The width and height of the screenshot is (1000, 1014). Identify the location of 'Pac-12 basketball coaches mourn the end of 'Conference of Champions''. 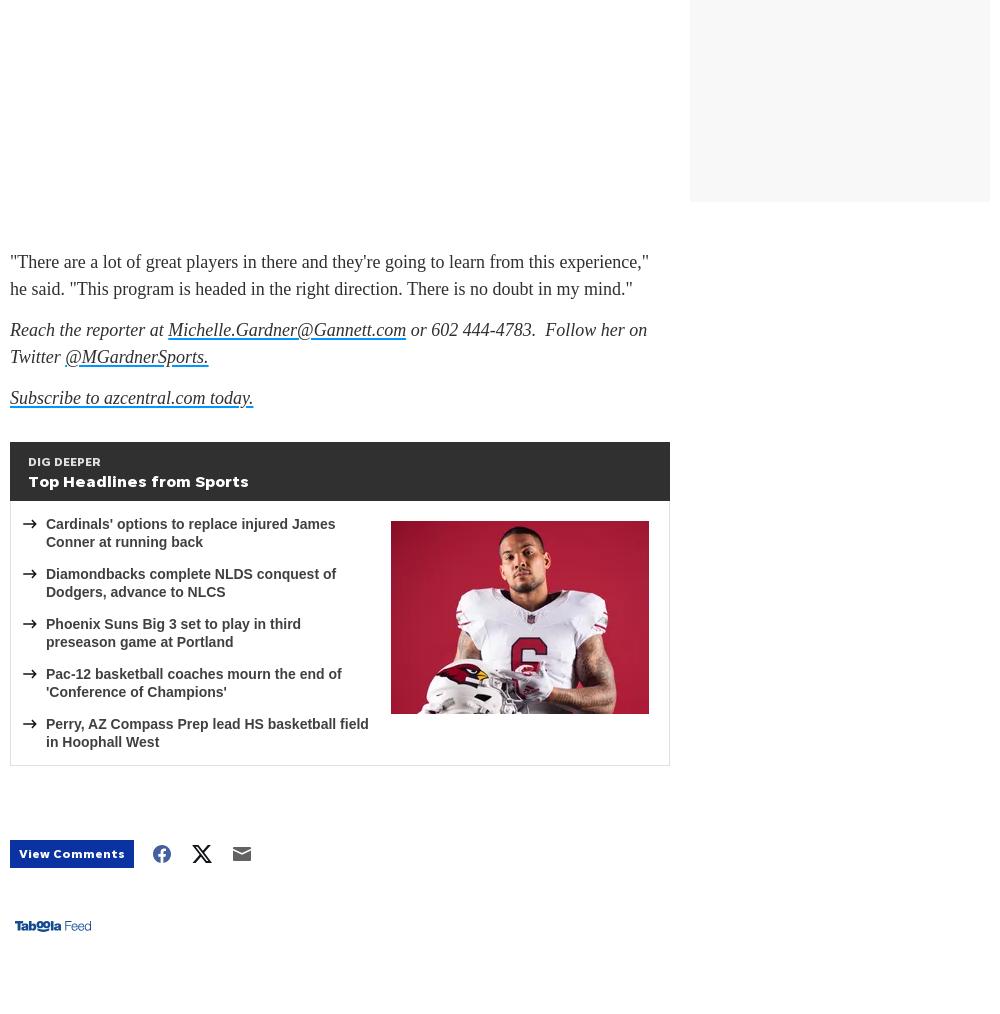
(192, 682).